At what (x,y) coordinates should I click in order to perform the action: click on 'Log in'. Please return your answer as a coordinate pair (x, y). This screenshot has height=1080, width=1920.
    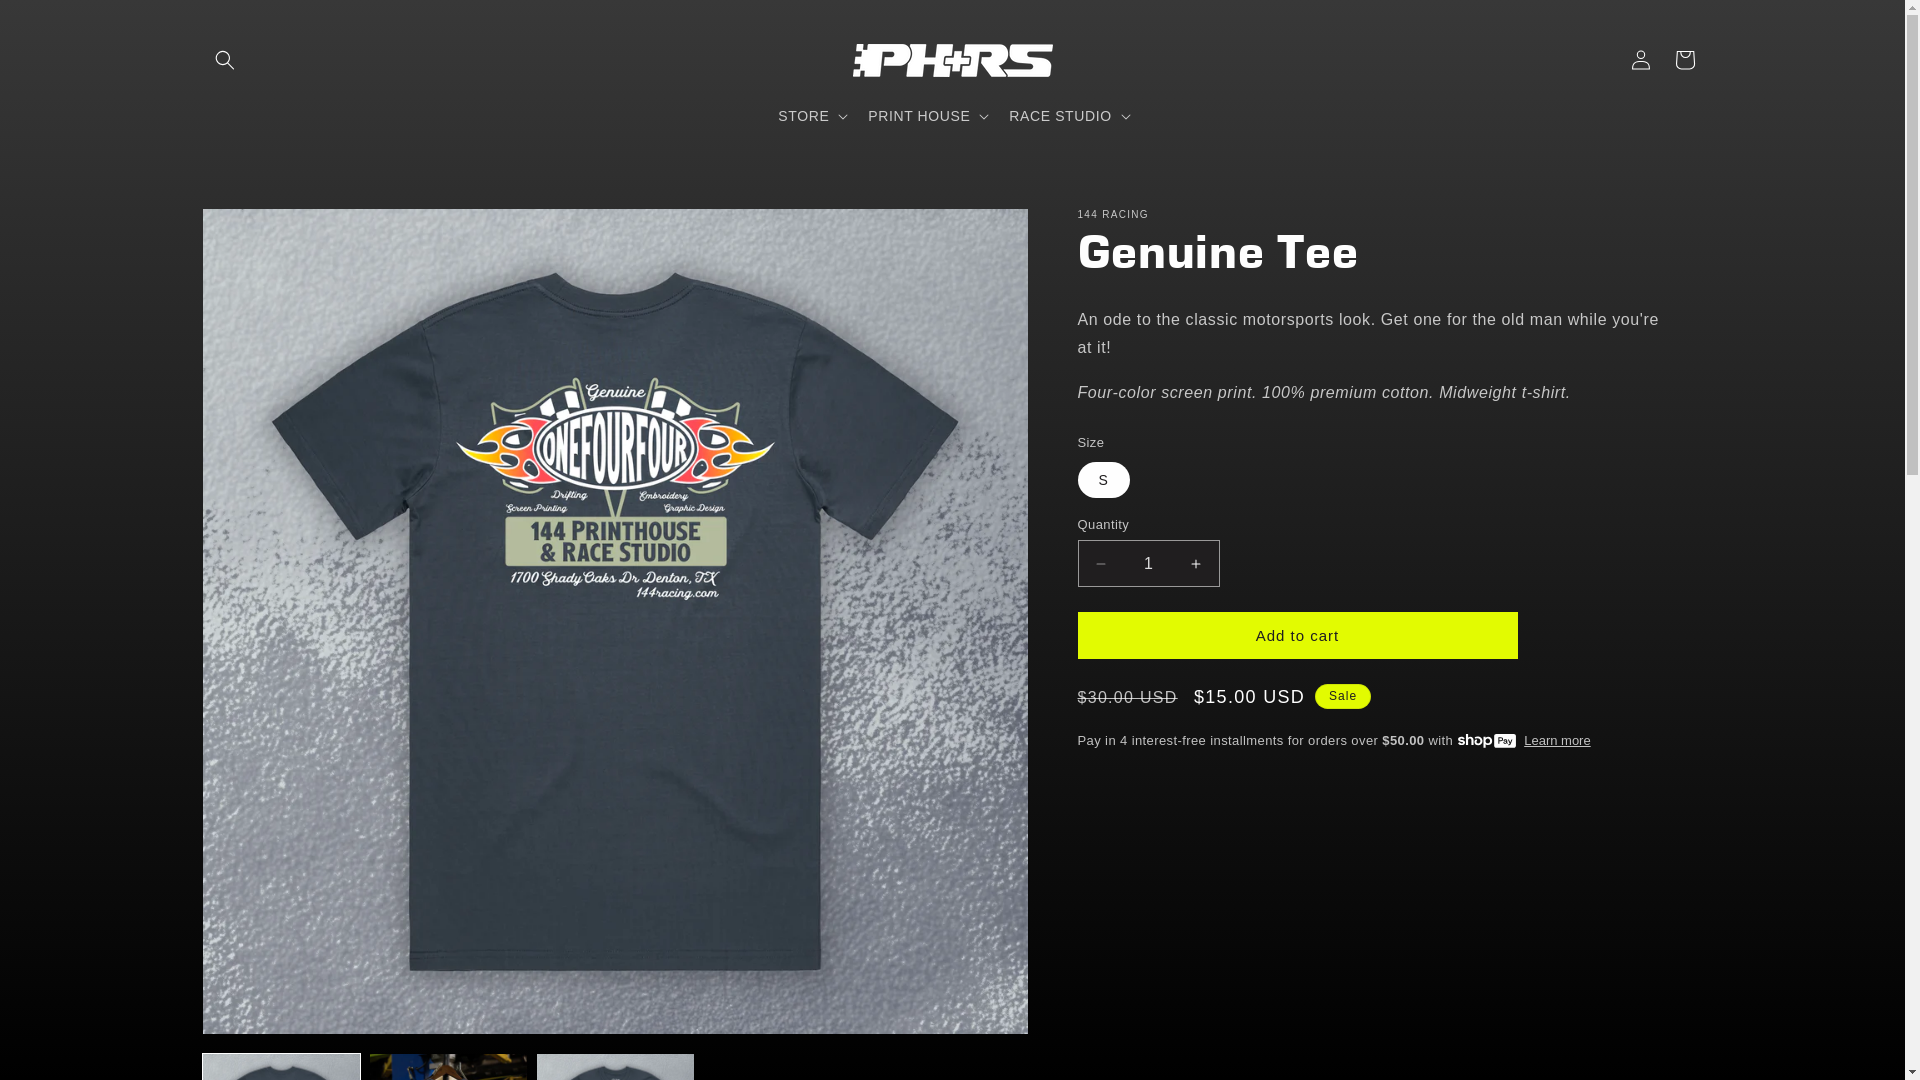
    Looking at the image, I should click on (1640, 59).